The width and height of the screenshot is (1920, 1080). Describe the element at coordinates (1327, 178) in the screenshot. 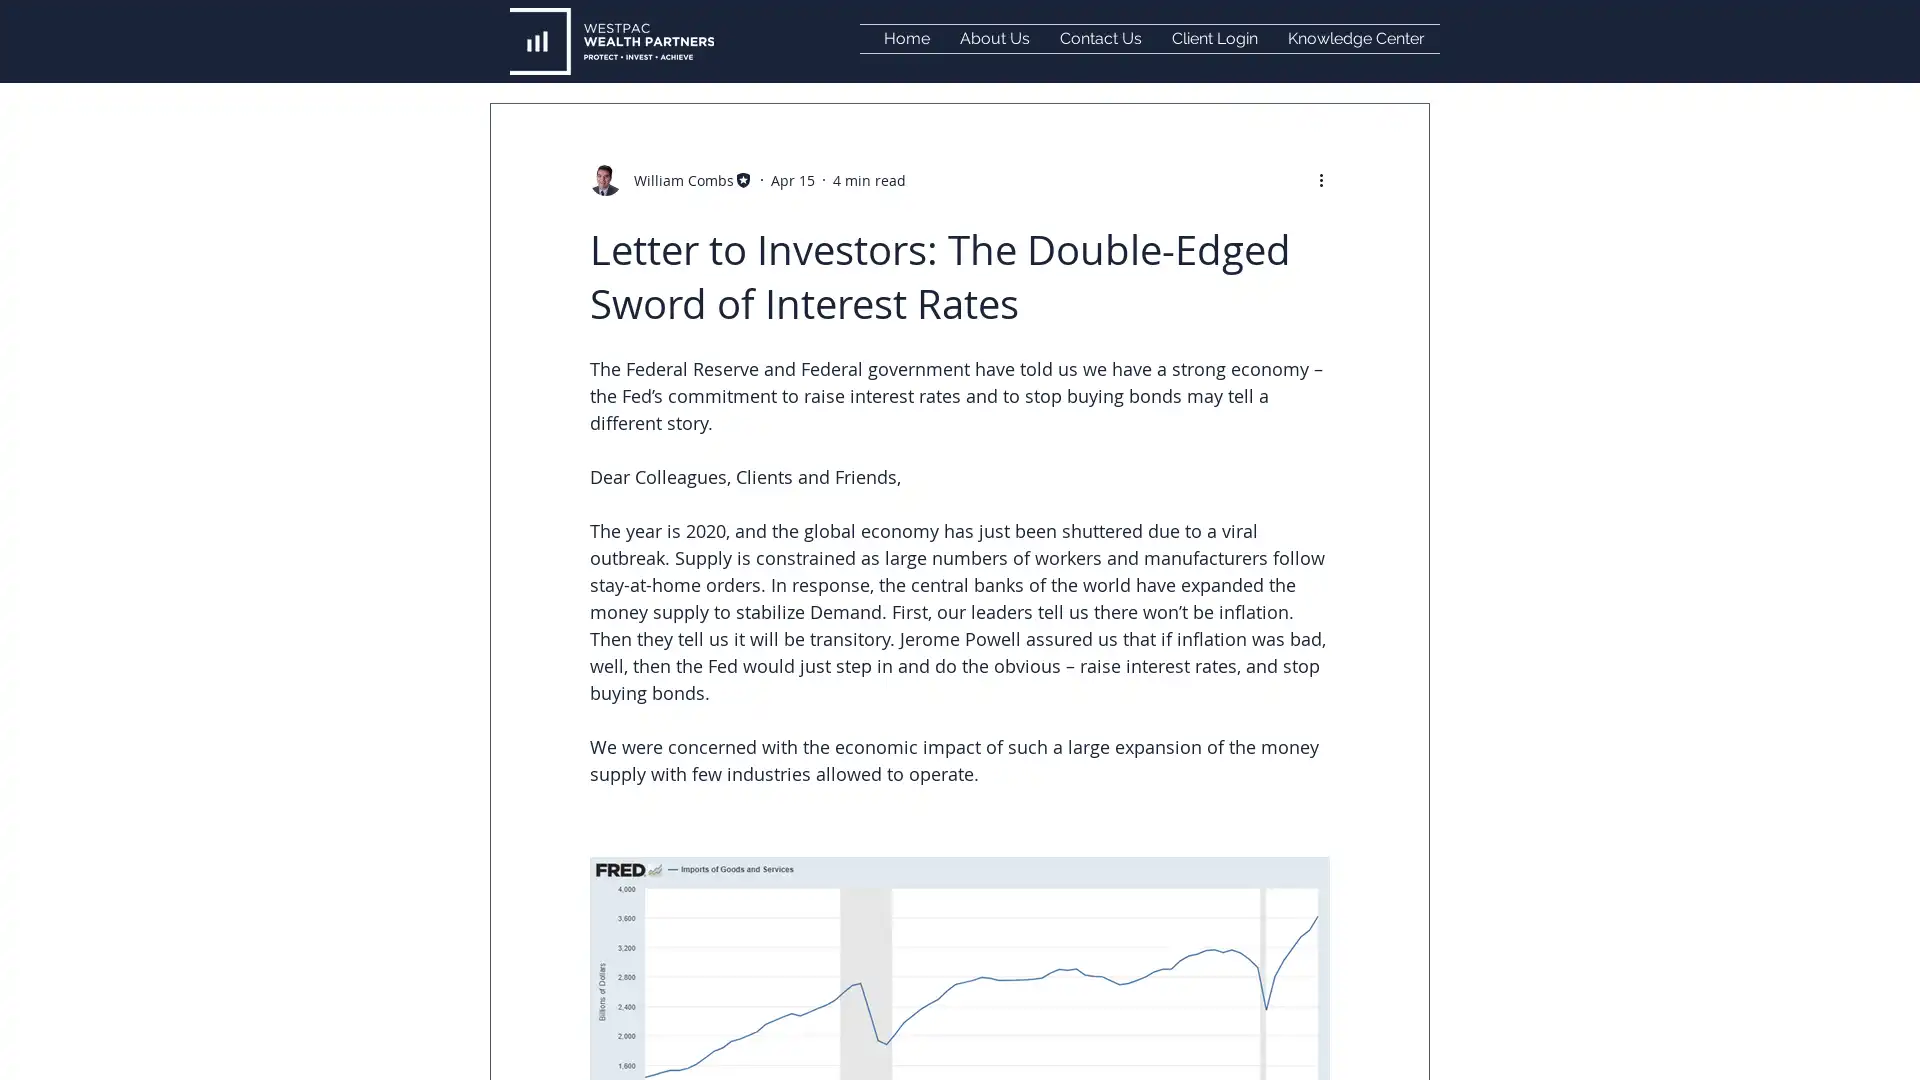

I see `More actions` at that location.